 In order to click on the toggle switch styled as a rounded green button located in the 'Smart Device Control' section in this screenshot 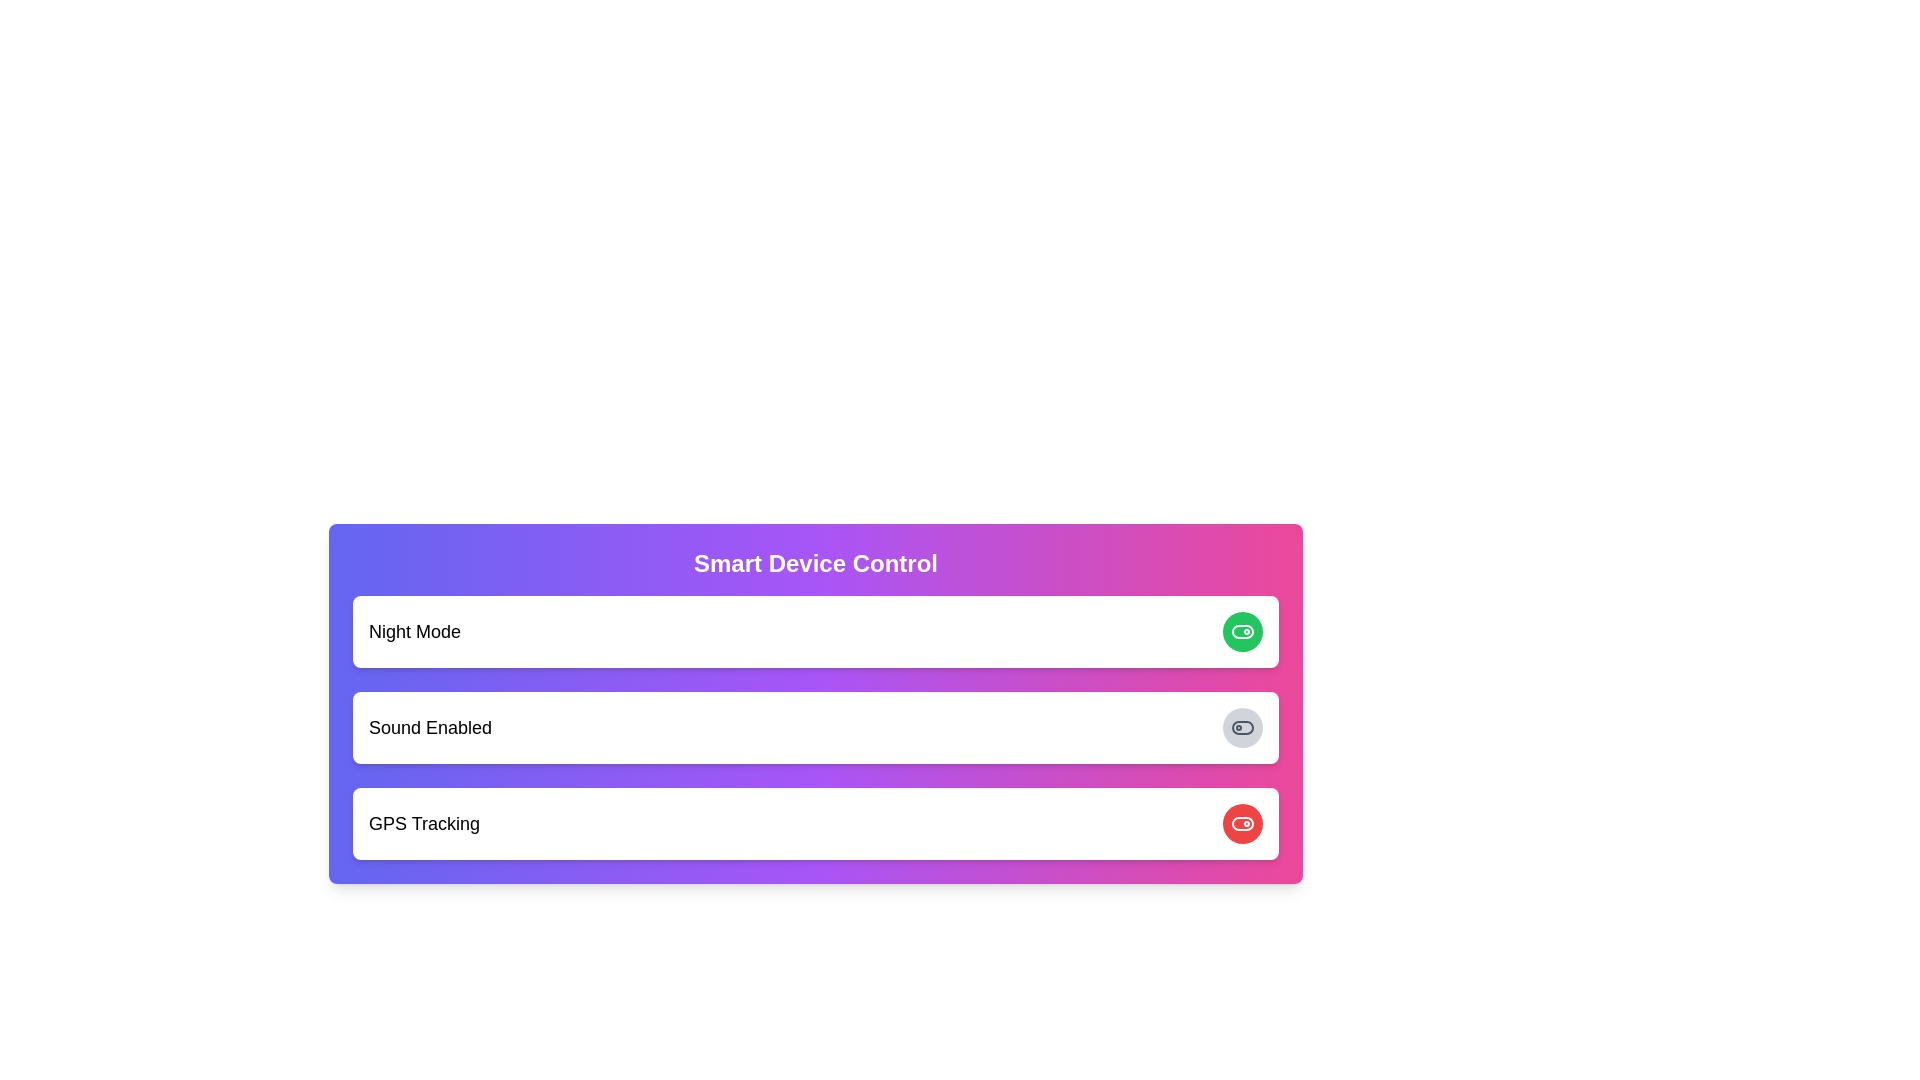, I will do `click(1242, 632)`.